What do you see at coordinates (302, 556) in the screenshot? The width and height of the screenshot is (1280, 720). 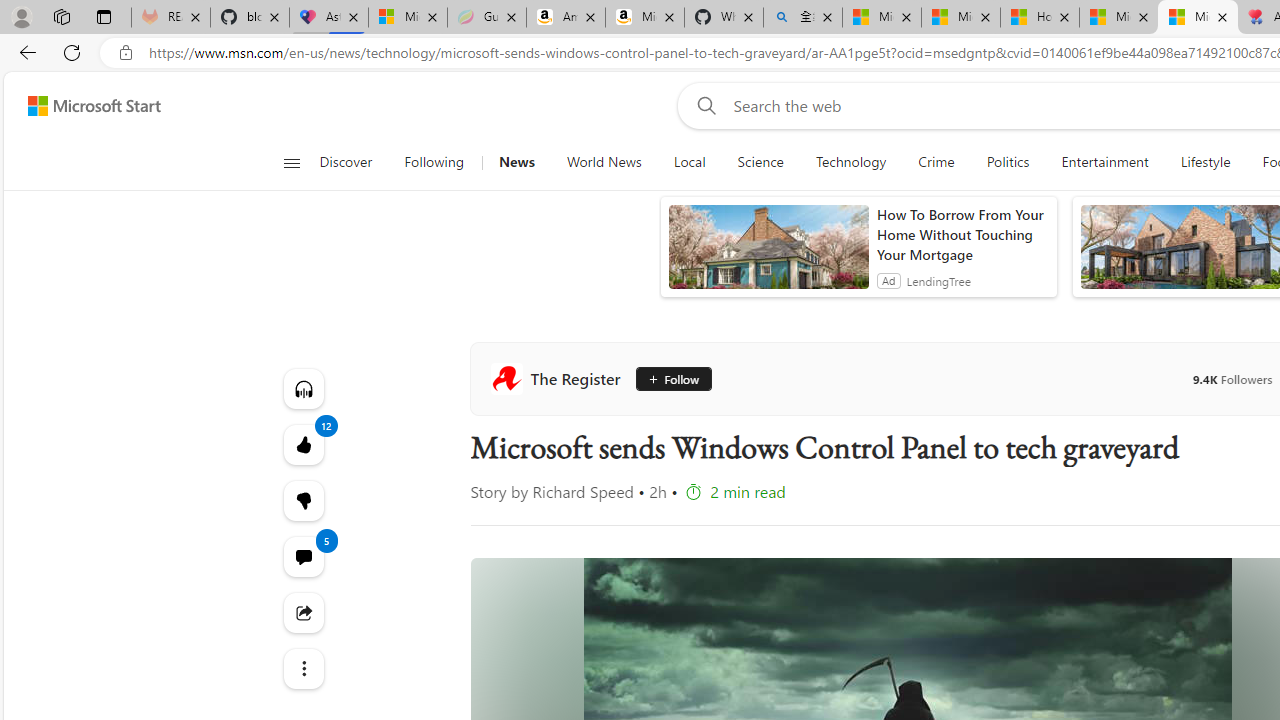 I see `'View comments 5 Comment'` at bounding box center [302, 556].